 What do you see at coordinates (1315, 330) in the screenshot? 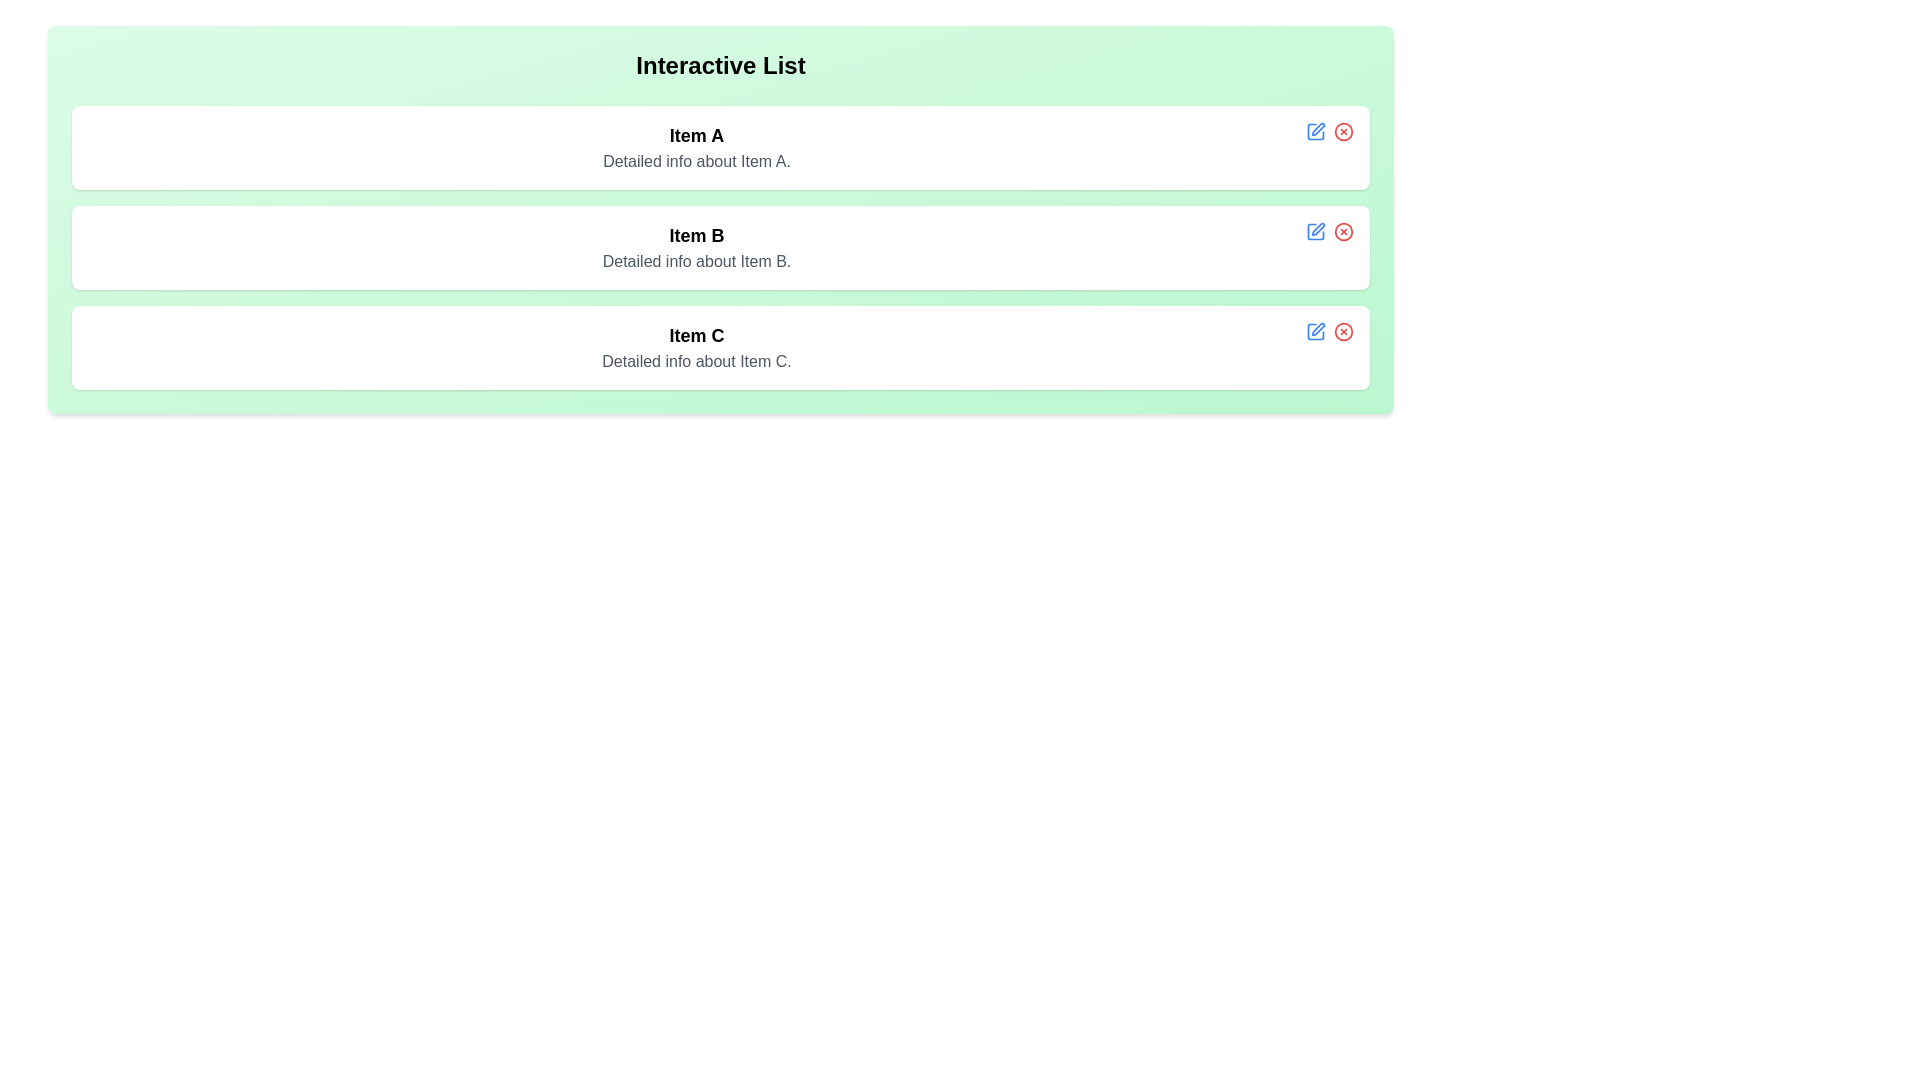
I see `the blue outlined pen icon button located at the bottom-right corner of the last entry in the vertical list` at bounding box center [1315, 330].